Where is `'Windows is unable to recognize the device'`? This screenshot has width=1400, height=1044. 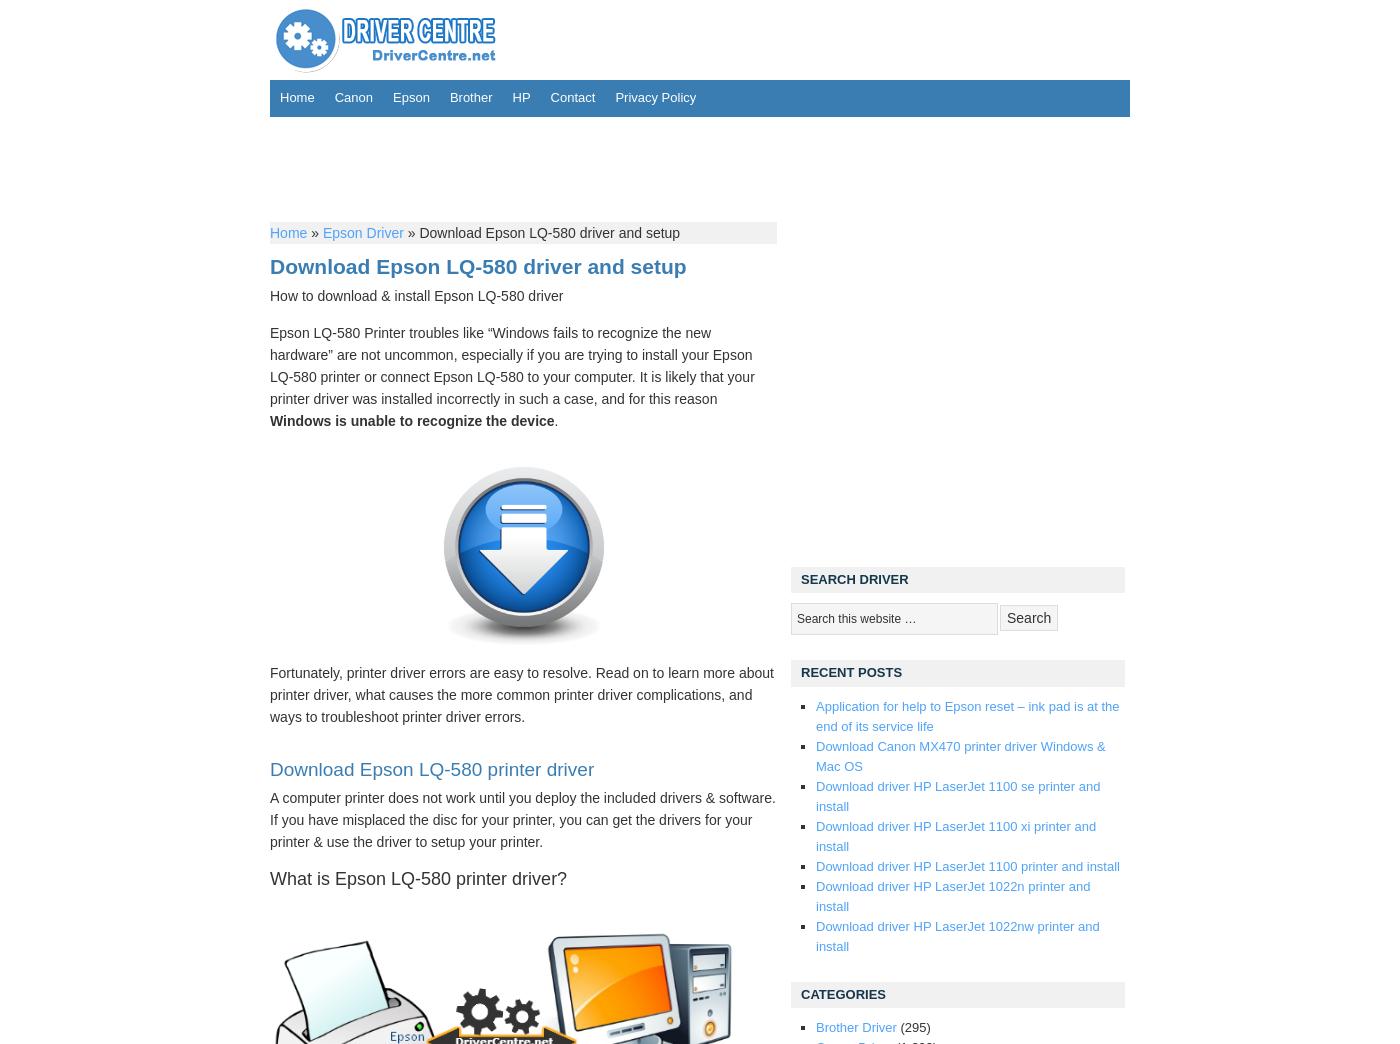
'Windows is unable to recognize the device' is located at coordinates (270, 420).